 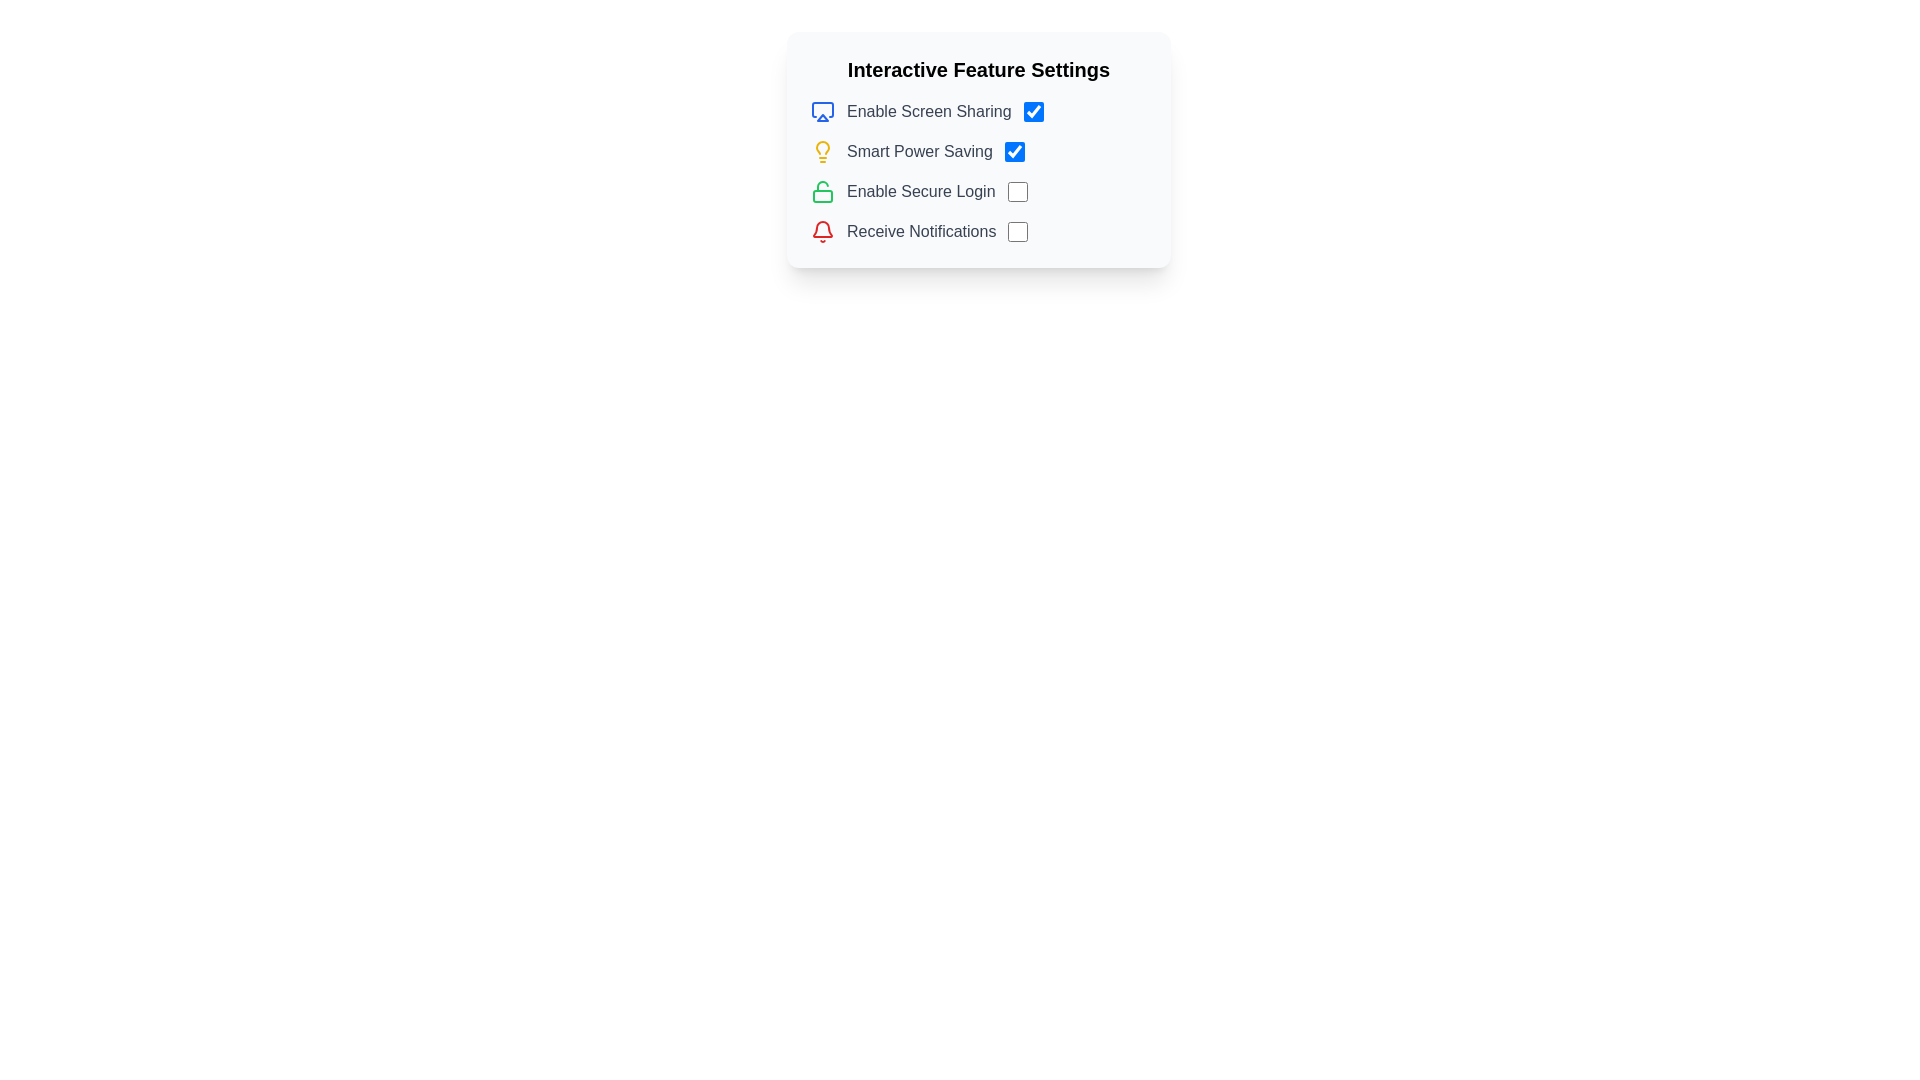 What do you see at coordinates (822, 192) in the screenshot?
I see `the green outlined lock icon that represents an unlocked lock, located to the left of the 'Enable Secure Login' text in the interactive feature settings section` at bounding box center [822, 192].